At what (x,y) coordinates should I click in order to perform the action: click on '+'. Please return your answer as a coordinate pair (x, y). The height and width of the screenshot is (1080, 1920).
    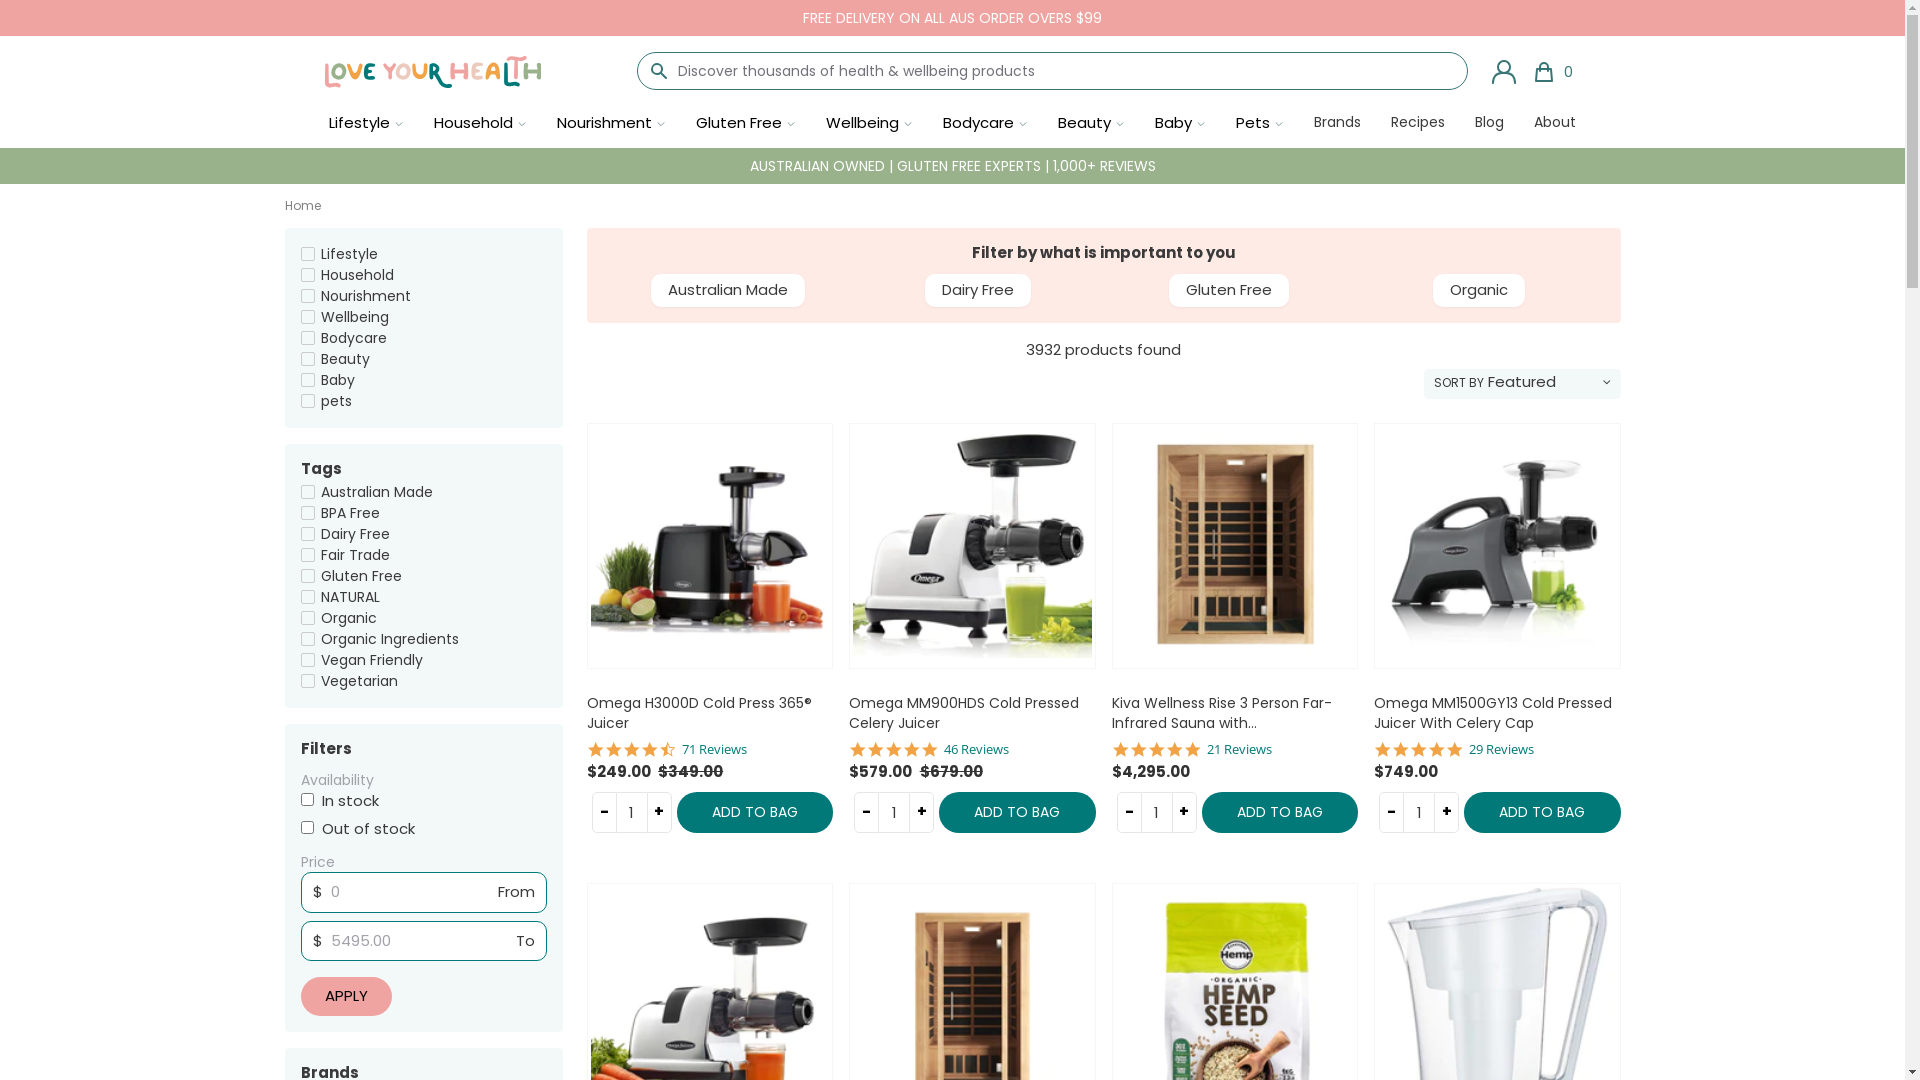
    Looking at the image, I should click on (659, 812).